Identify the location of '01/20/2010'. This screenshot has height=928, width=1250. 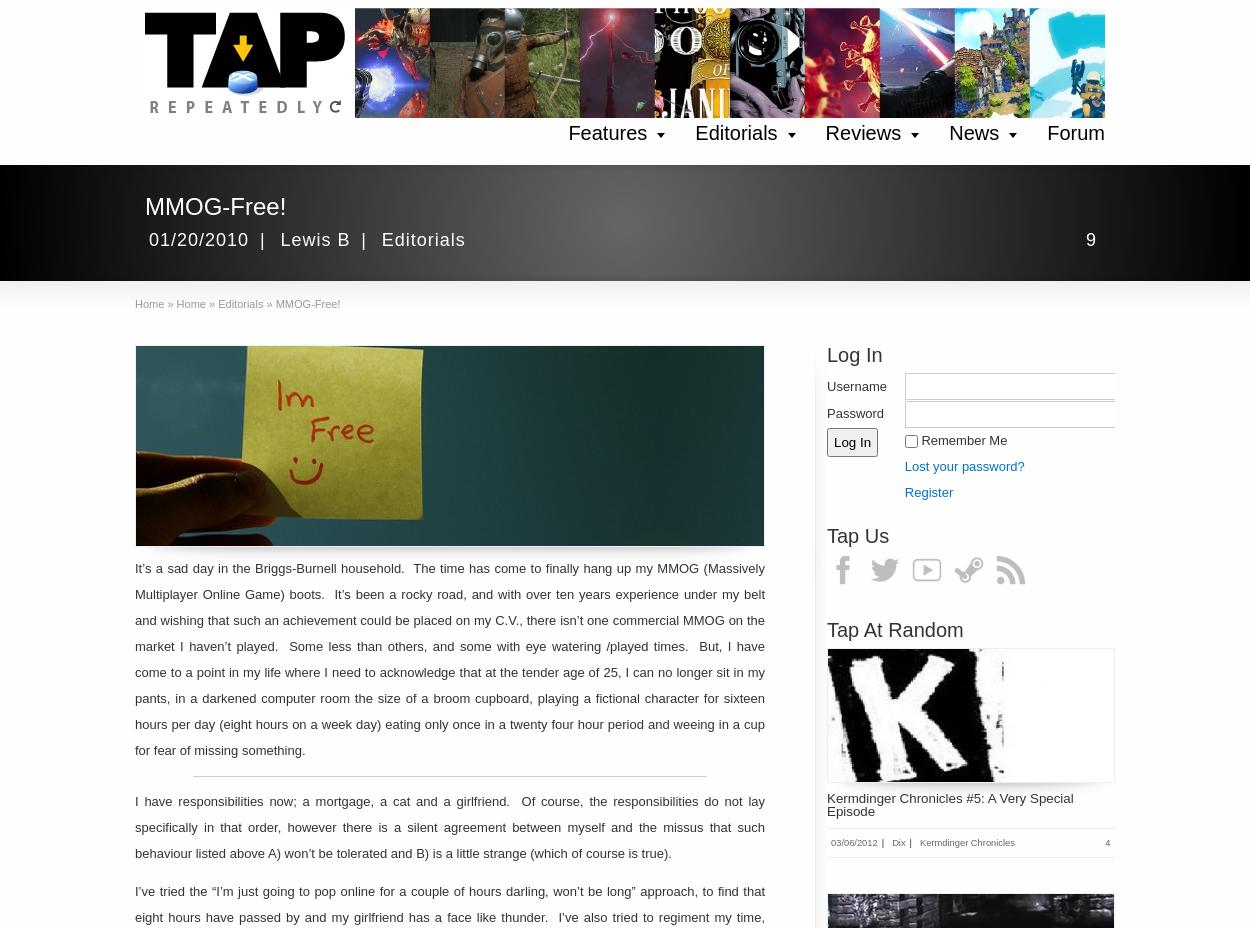
(198, 238).